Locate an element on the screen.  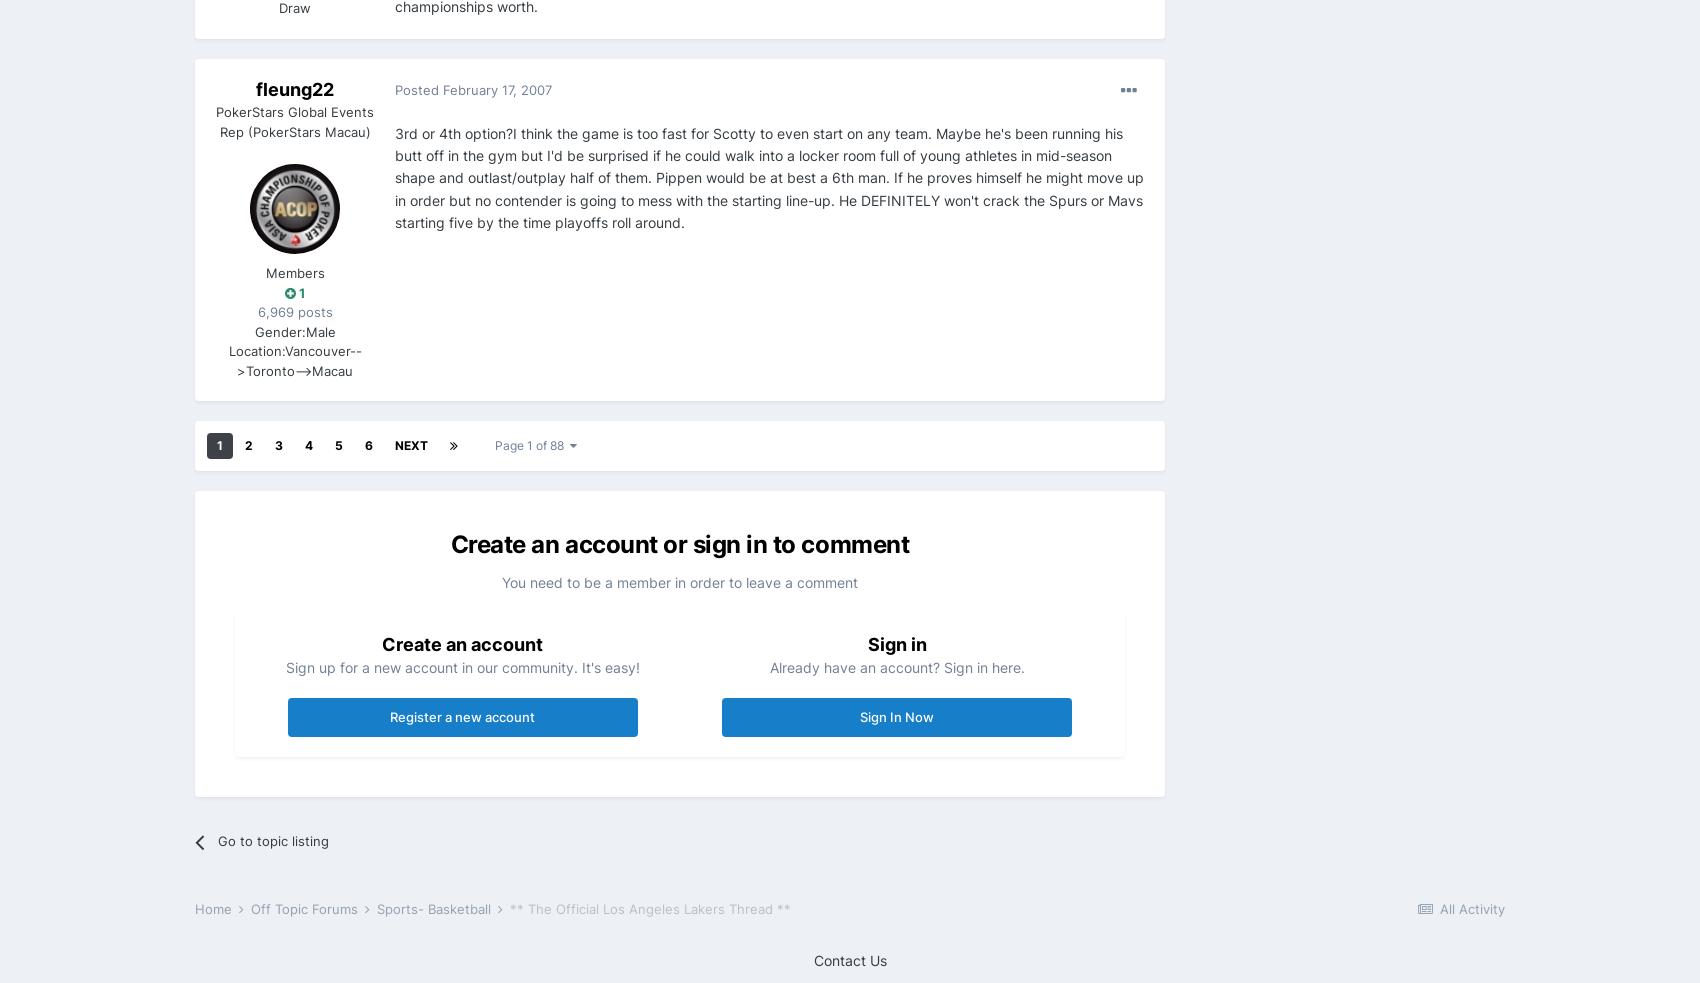
'Go to topic listing' is located at coordinates (273, 839).